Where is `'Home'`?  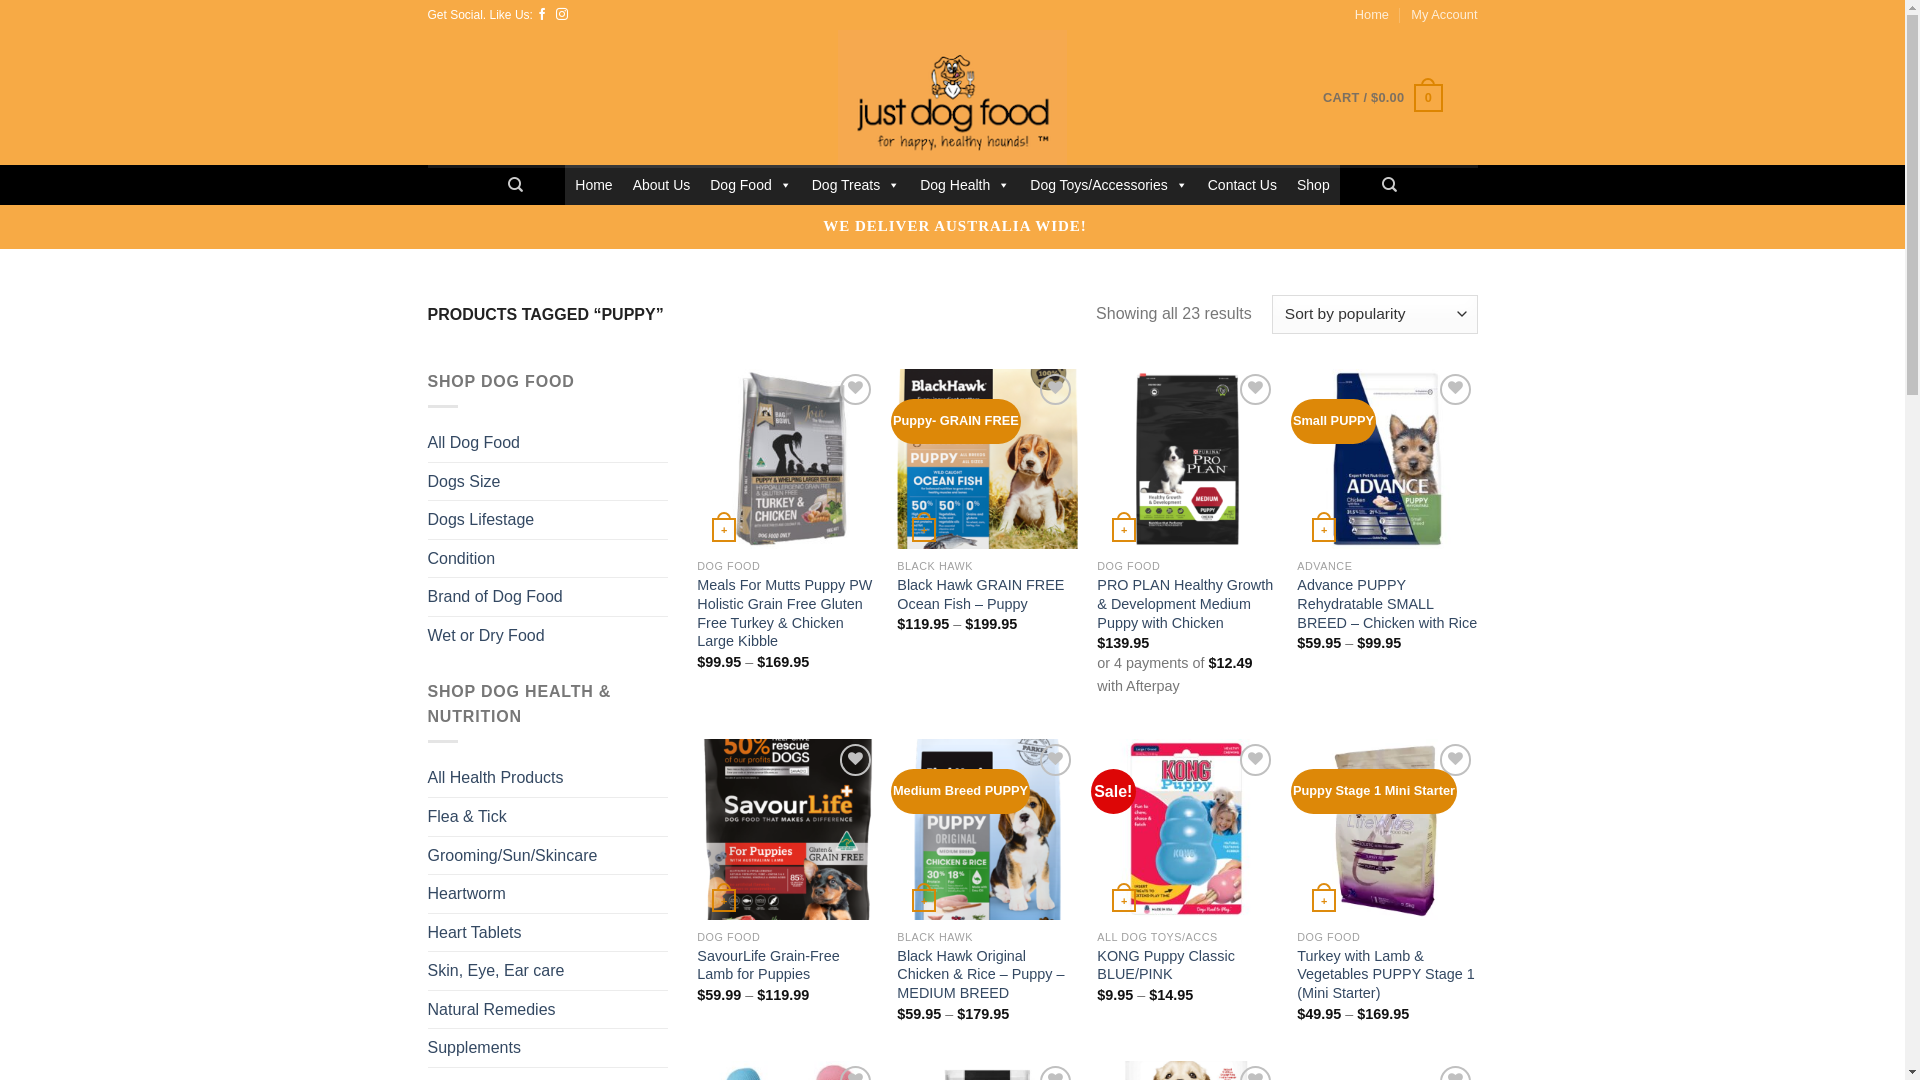 'Home' is located at coordinates (1371, 15).